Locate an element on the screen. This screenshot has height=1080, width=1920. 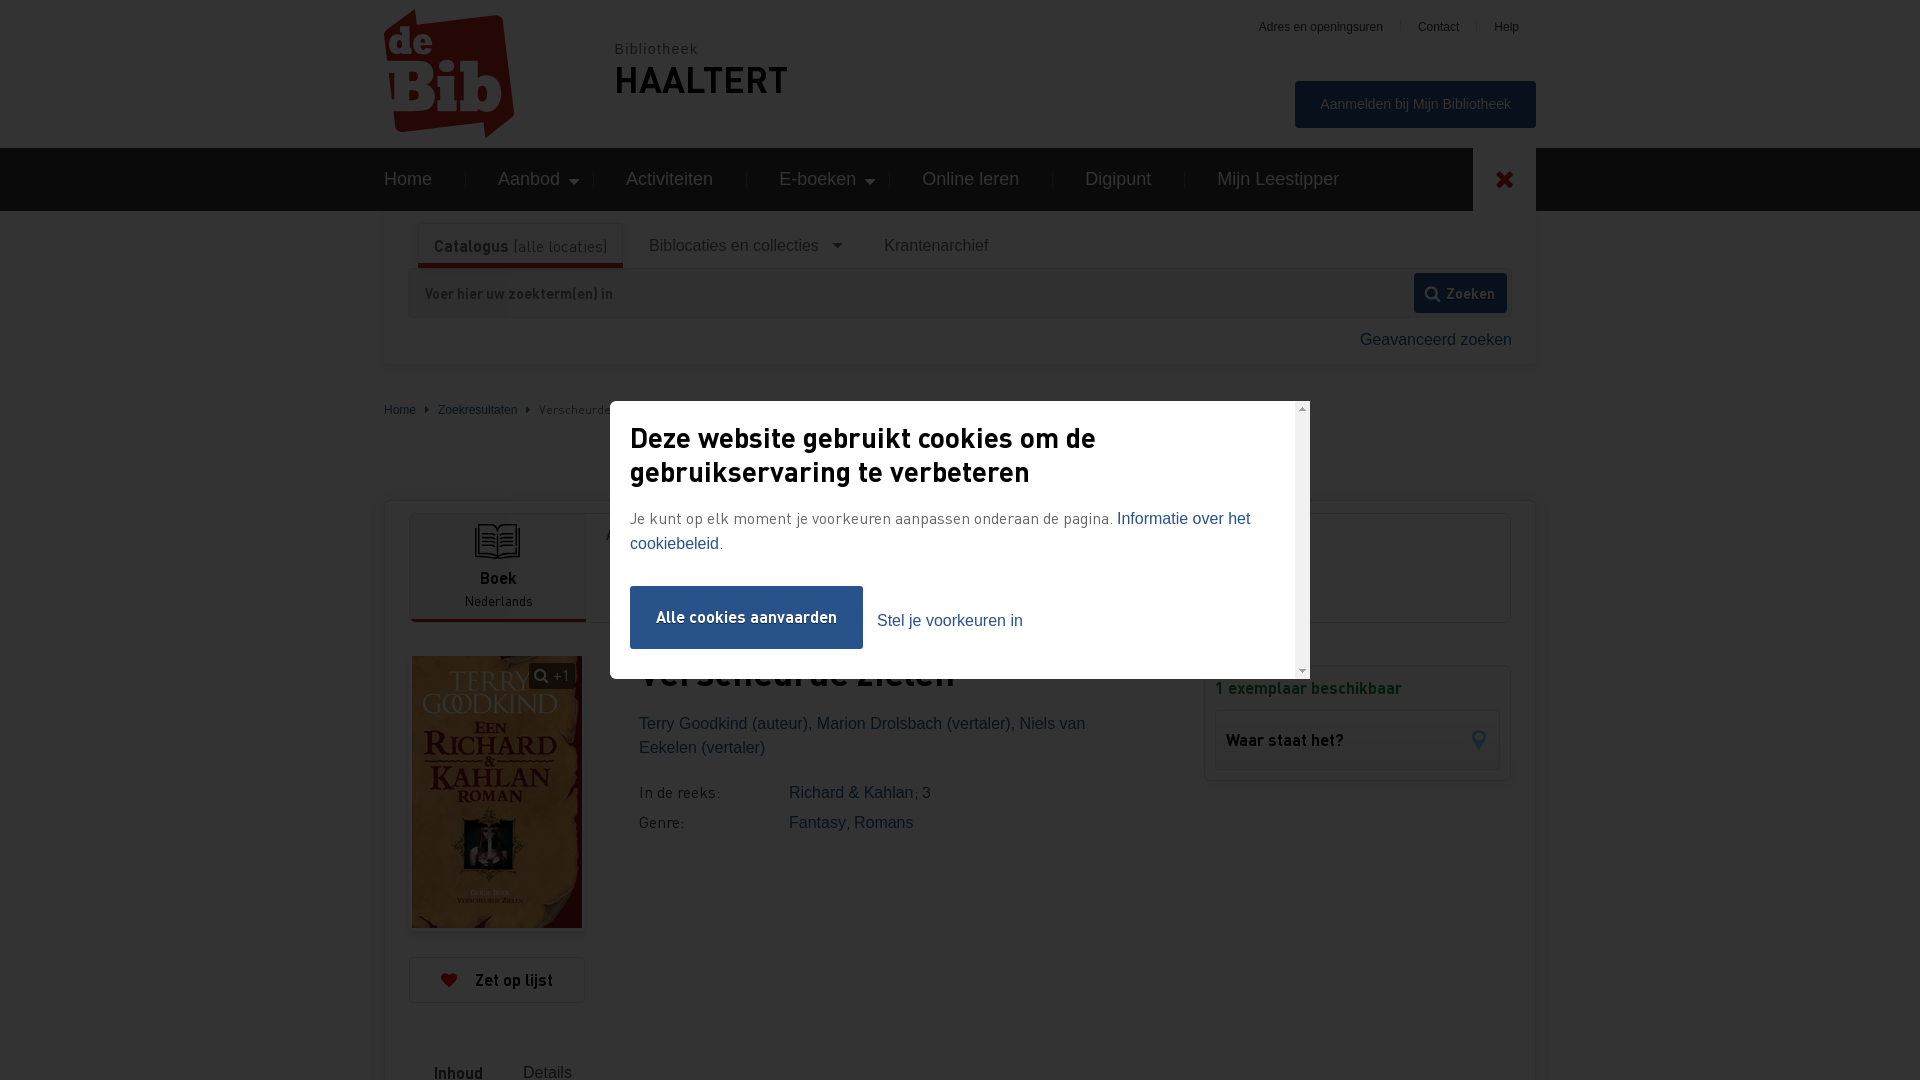
'Waar staat het?' is located at coordinates (1213, 740).